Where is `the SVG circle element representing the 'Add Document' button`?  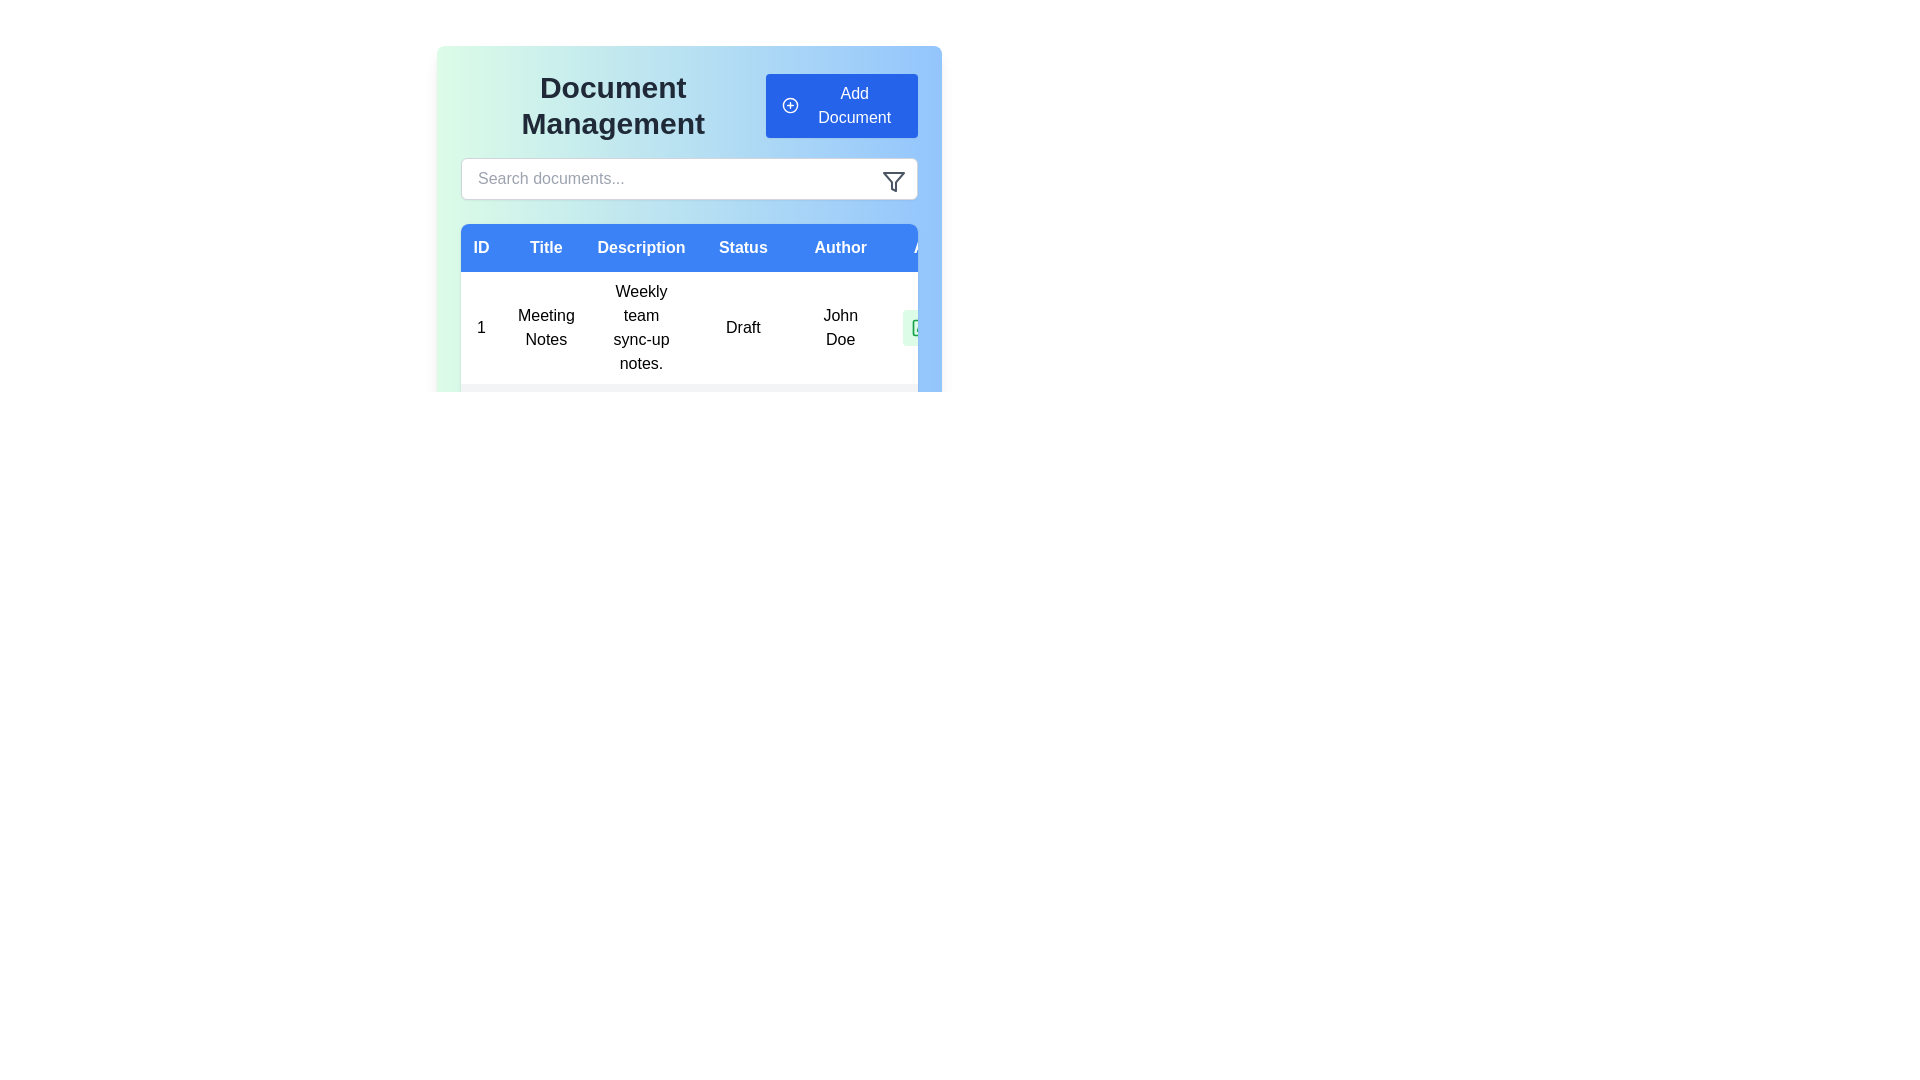
the SVG circle element representing the 'Add Document' button is located at coordinates (789, 105).